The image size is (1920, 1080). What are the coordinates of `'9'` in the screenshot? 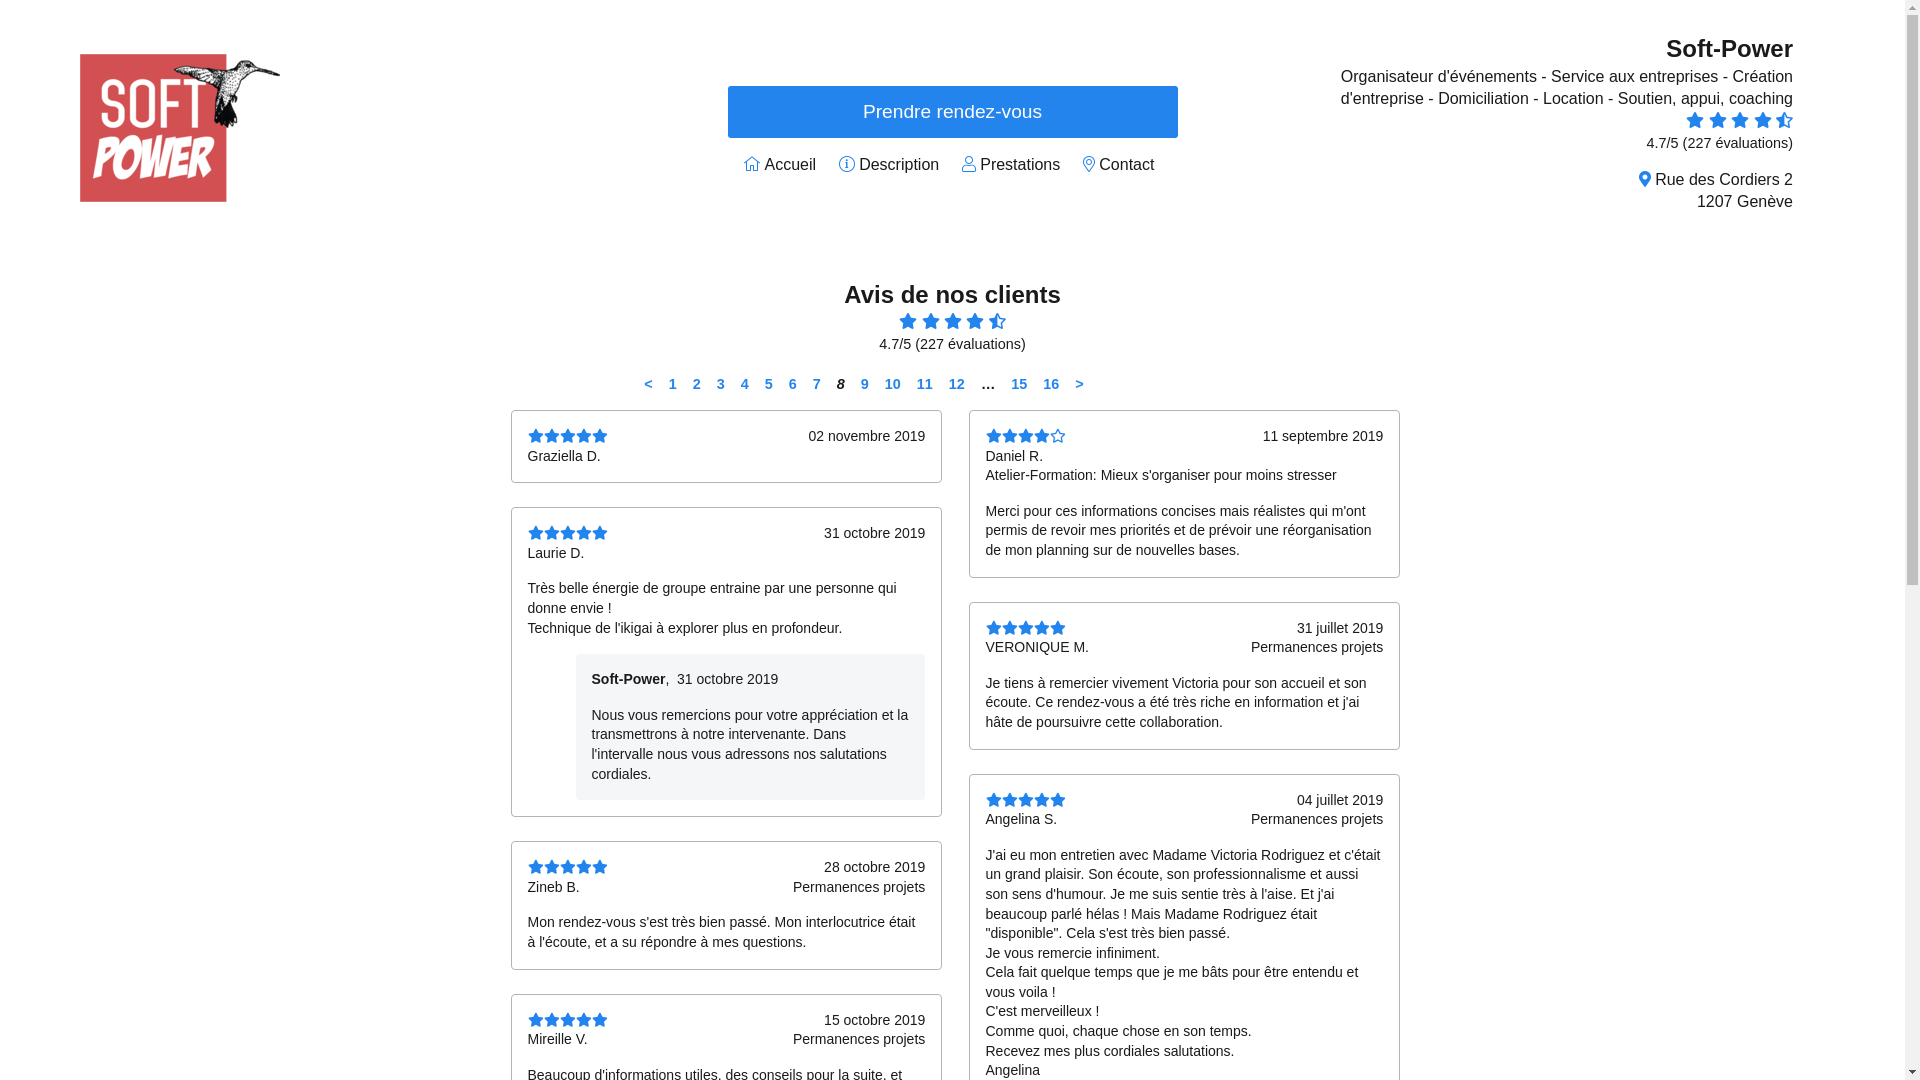 It's located at (864, 384).